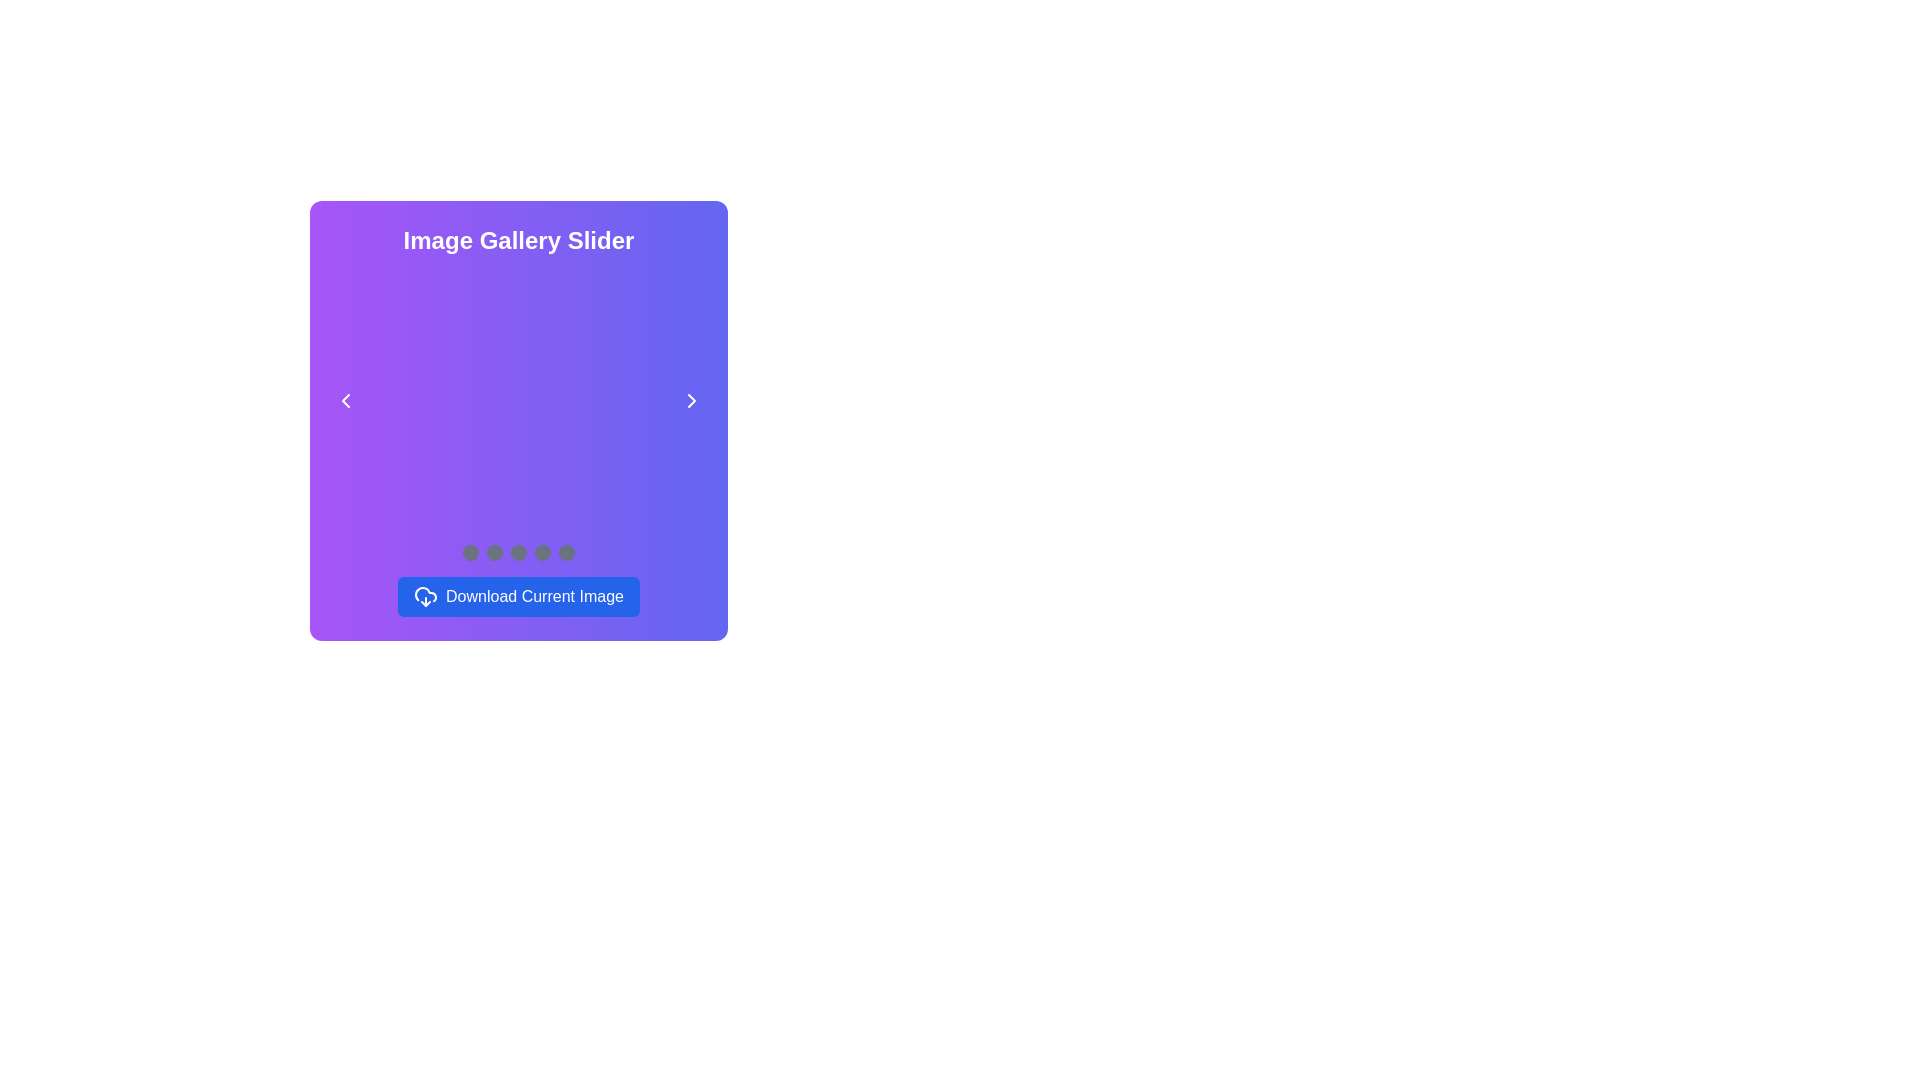 The width and height of the screenshot is (1920, 1080). I want to click on the right-facing chevron icon, which is styled with a modern outline and displayed against a purple gradient background, so click(691, 401).